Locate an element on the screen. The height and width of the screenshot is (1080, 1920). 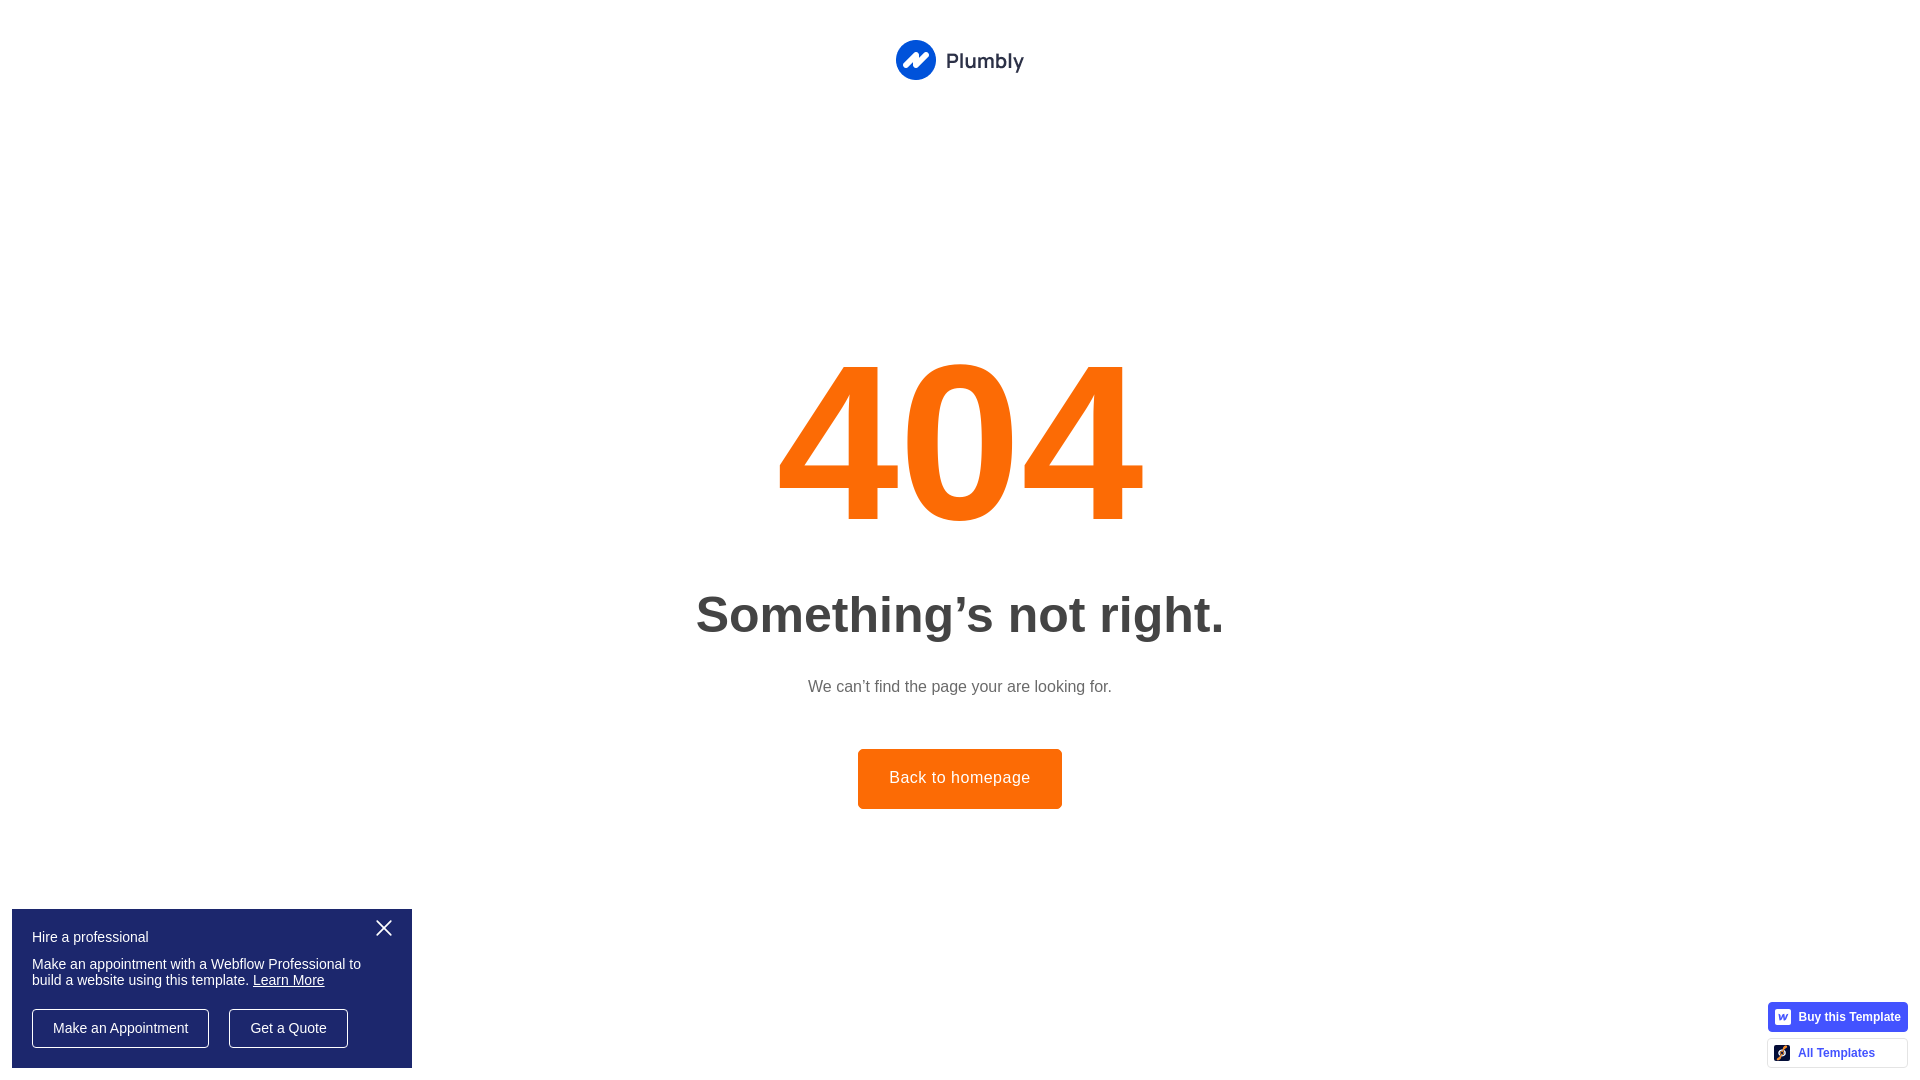
'Buy this Template' is located at coordinates (1838, 1017).